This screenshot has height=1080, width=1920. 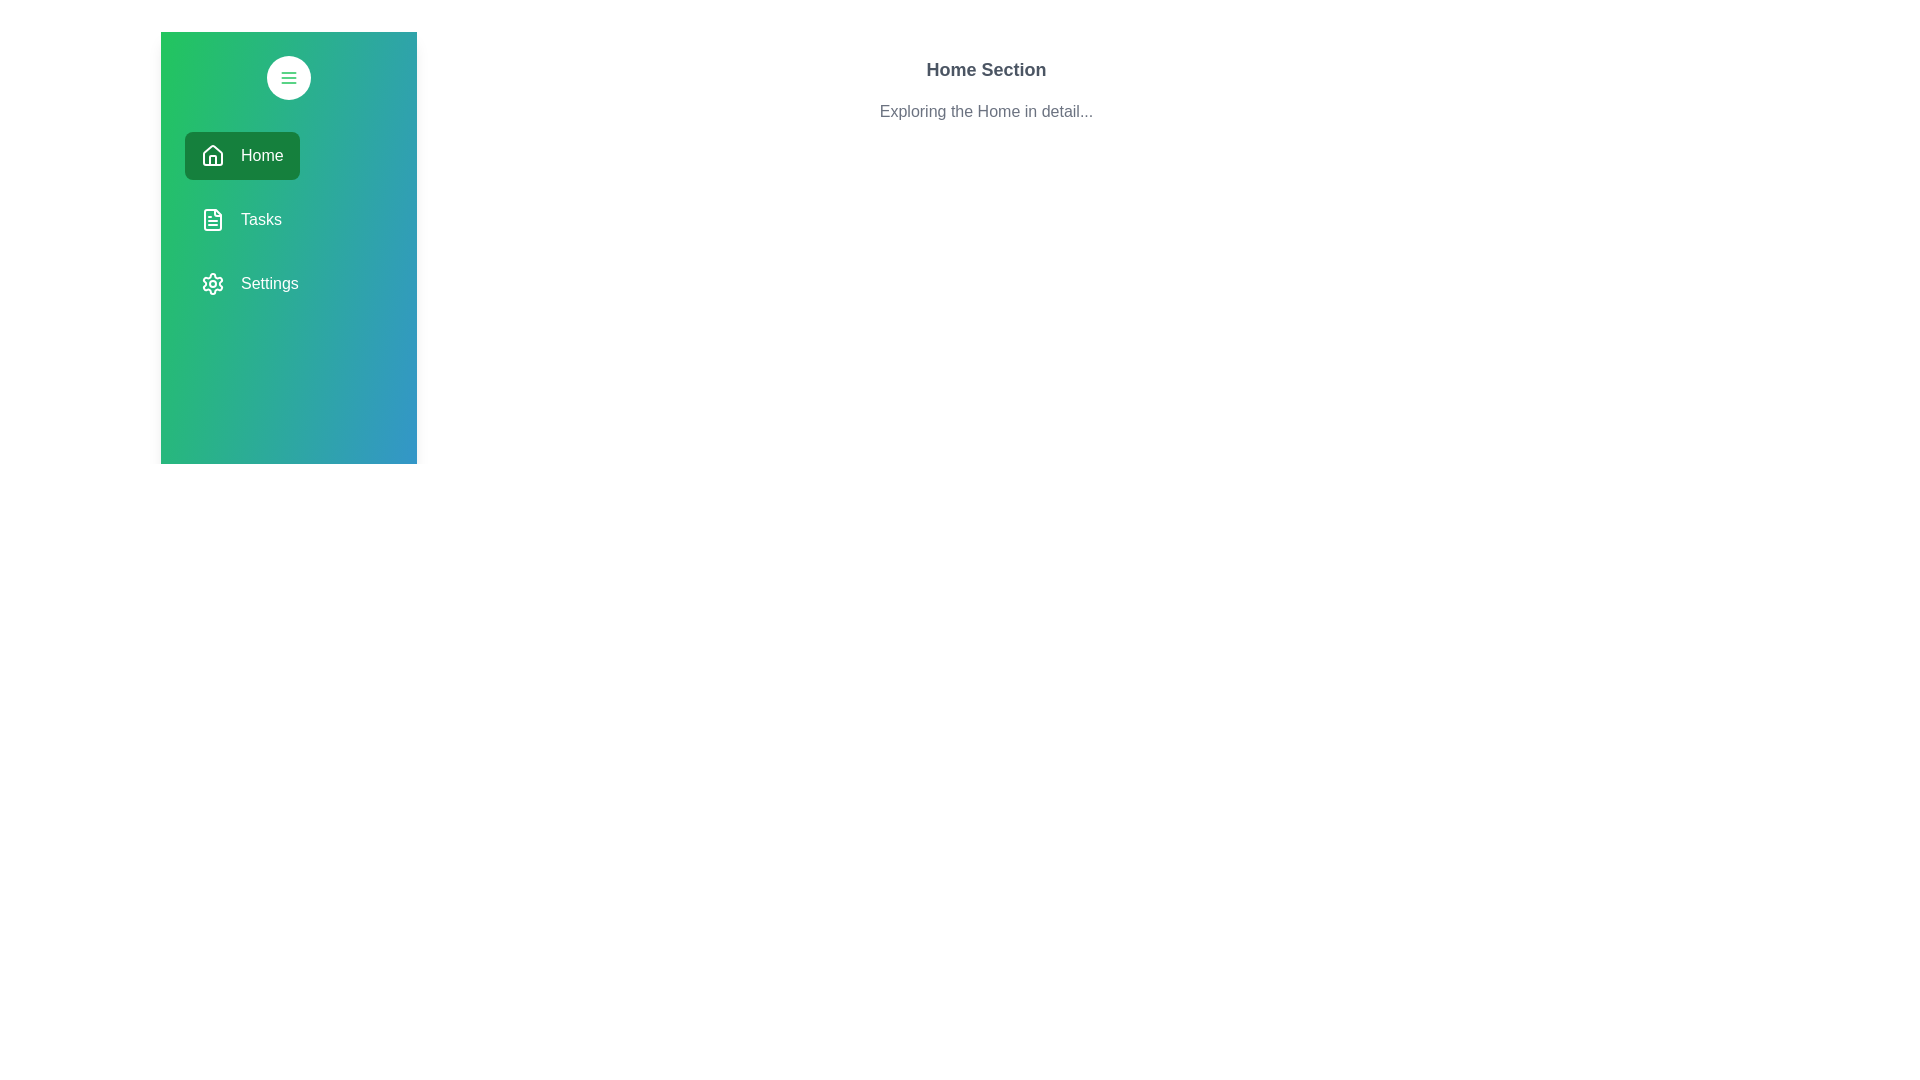 I want to click on the 'Home' button which contains the home icon on the left side, represented within a green rectangular background, so click(x=212, y=154).